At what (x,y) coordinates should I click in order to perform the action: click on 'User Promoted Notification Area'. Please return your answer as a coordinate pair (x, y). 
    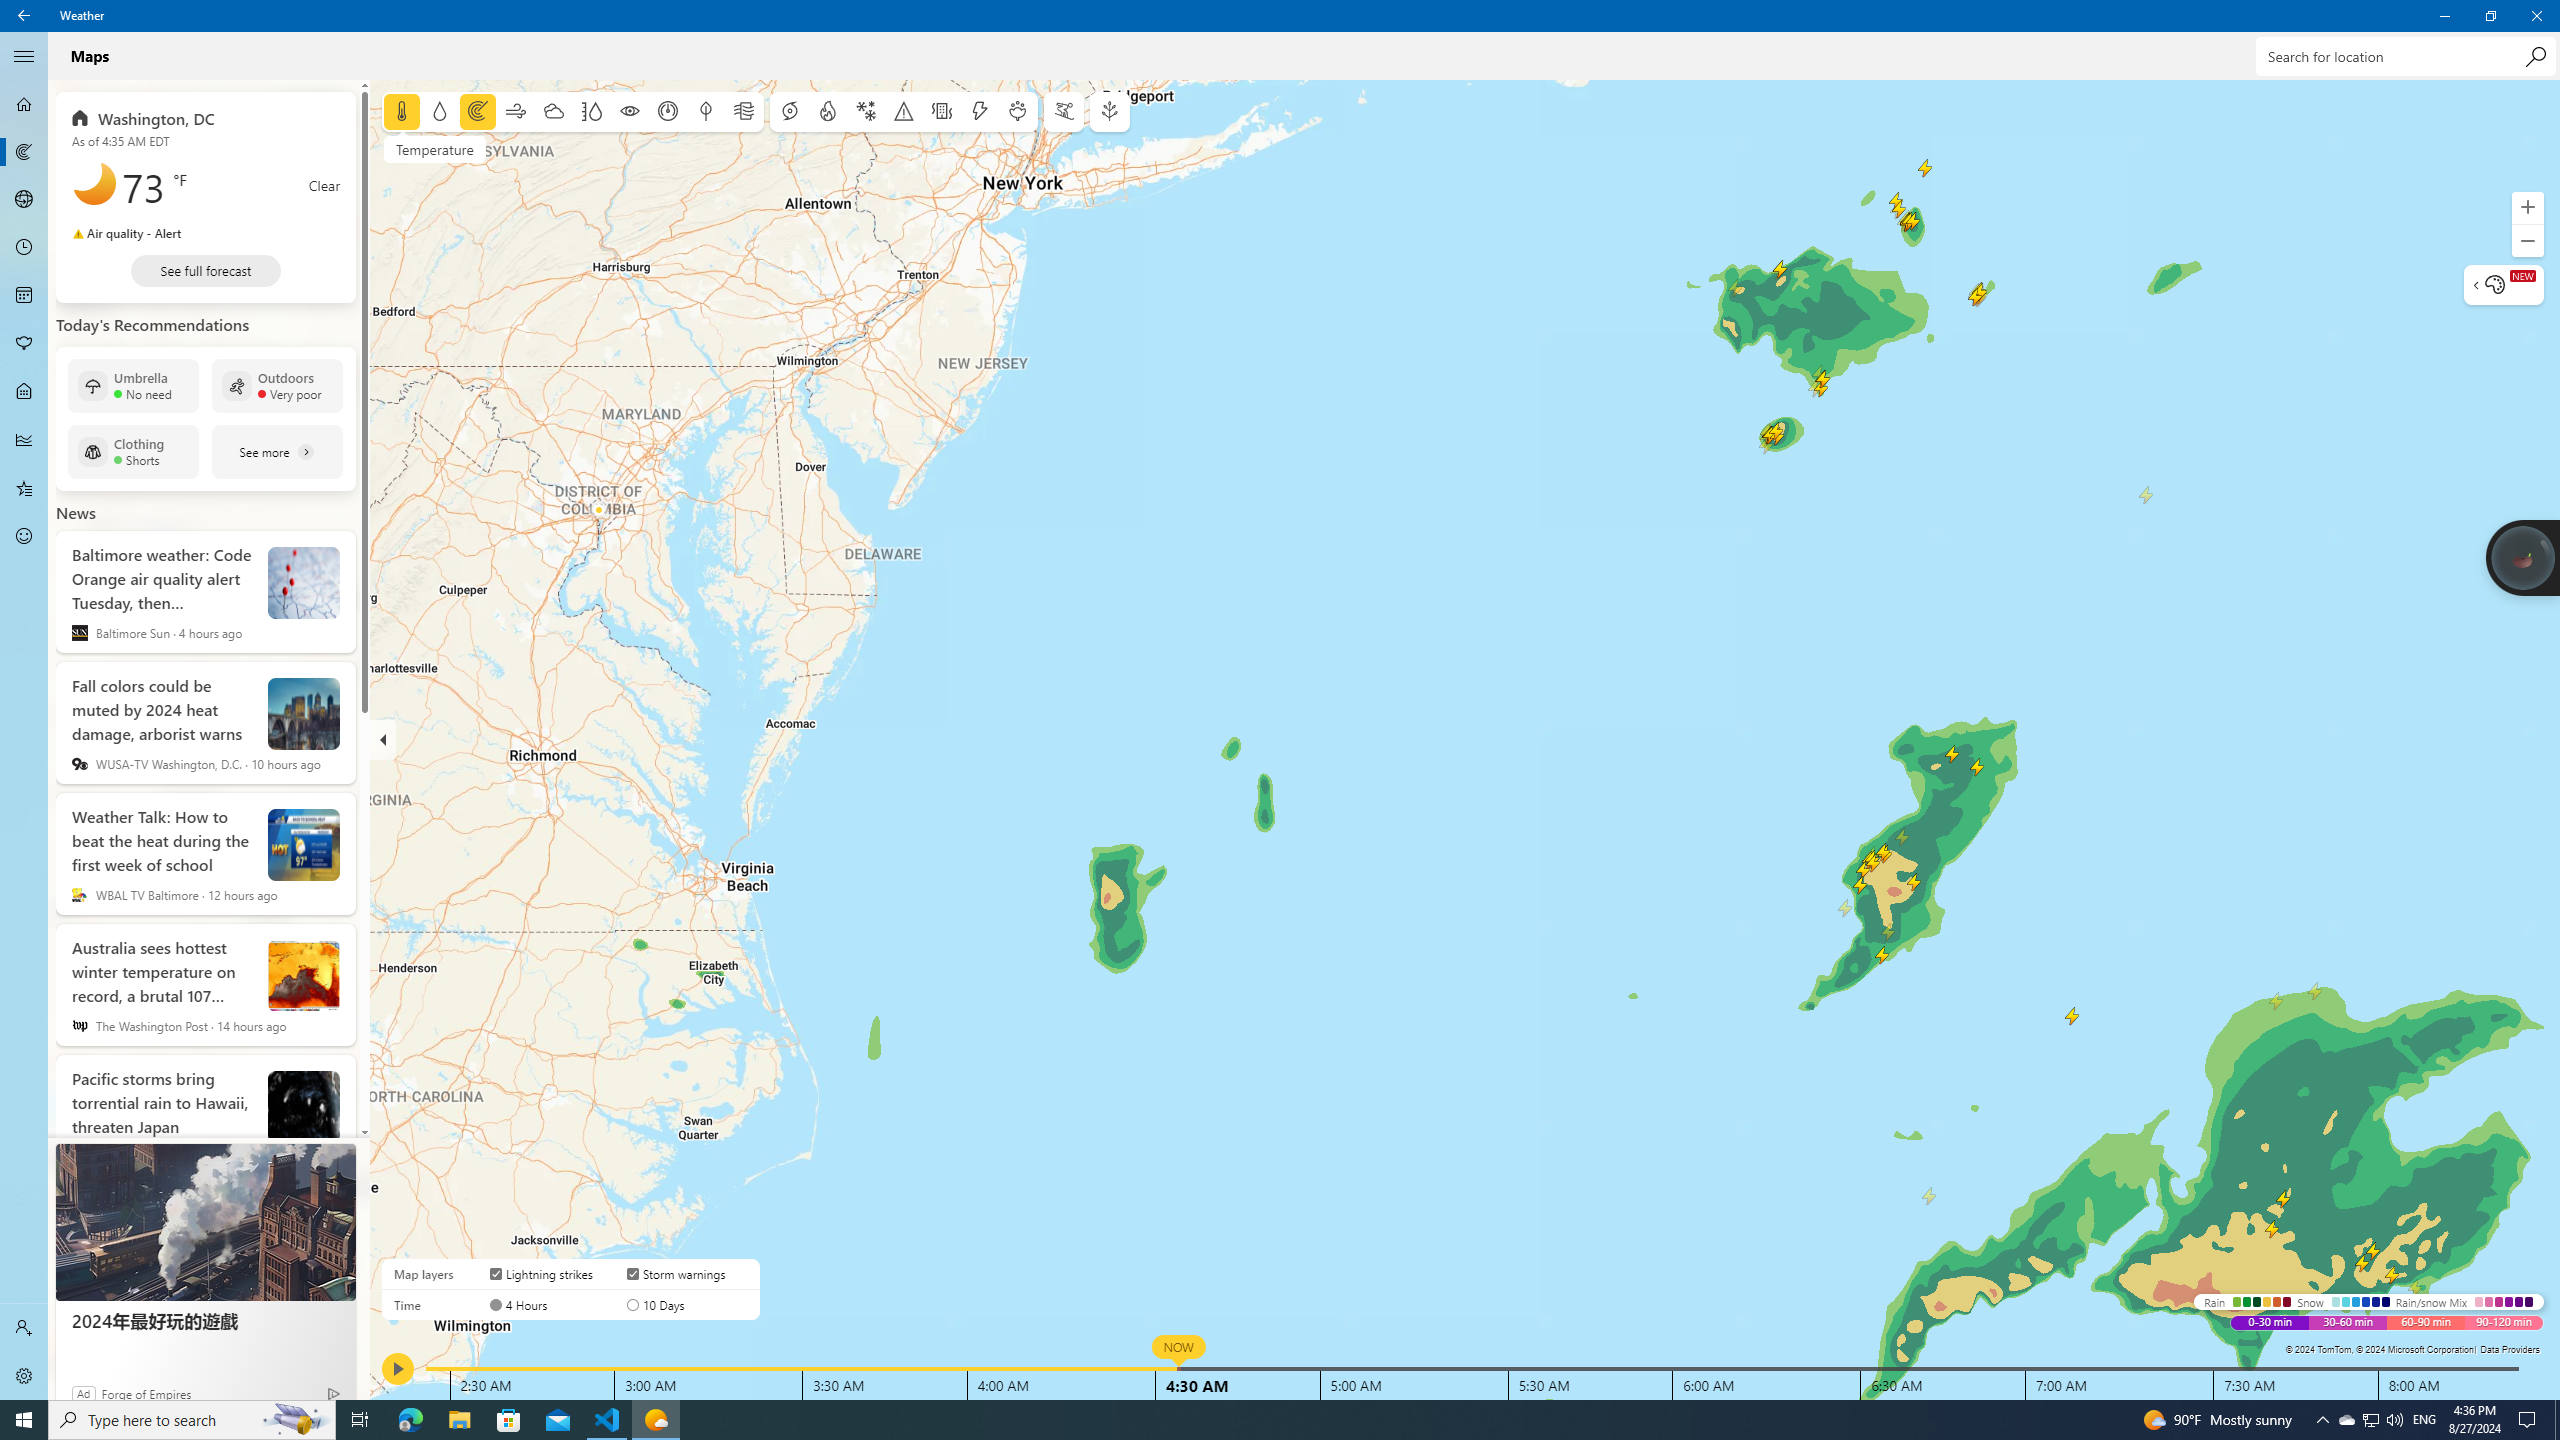
    Looking at the image, I should click on (2369, 1418).